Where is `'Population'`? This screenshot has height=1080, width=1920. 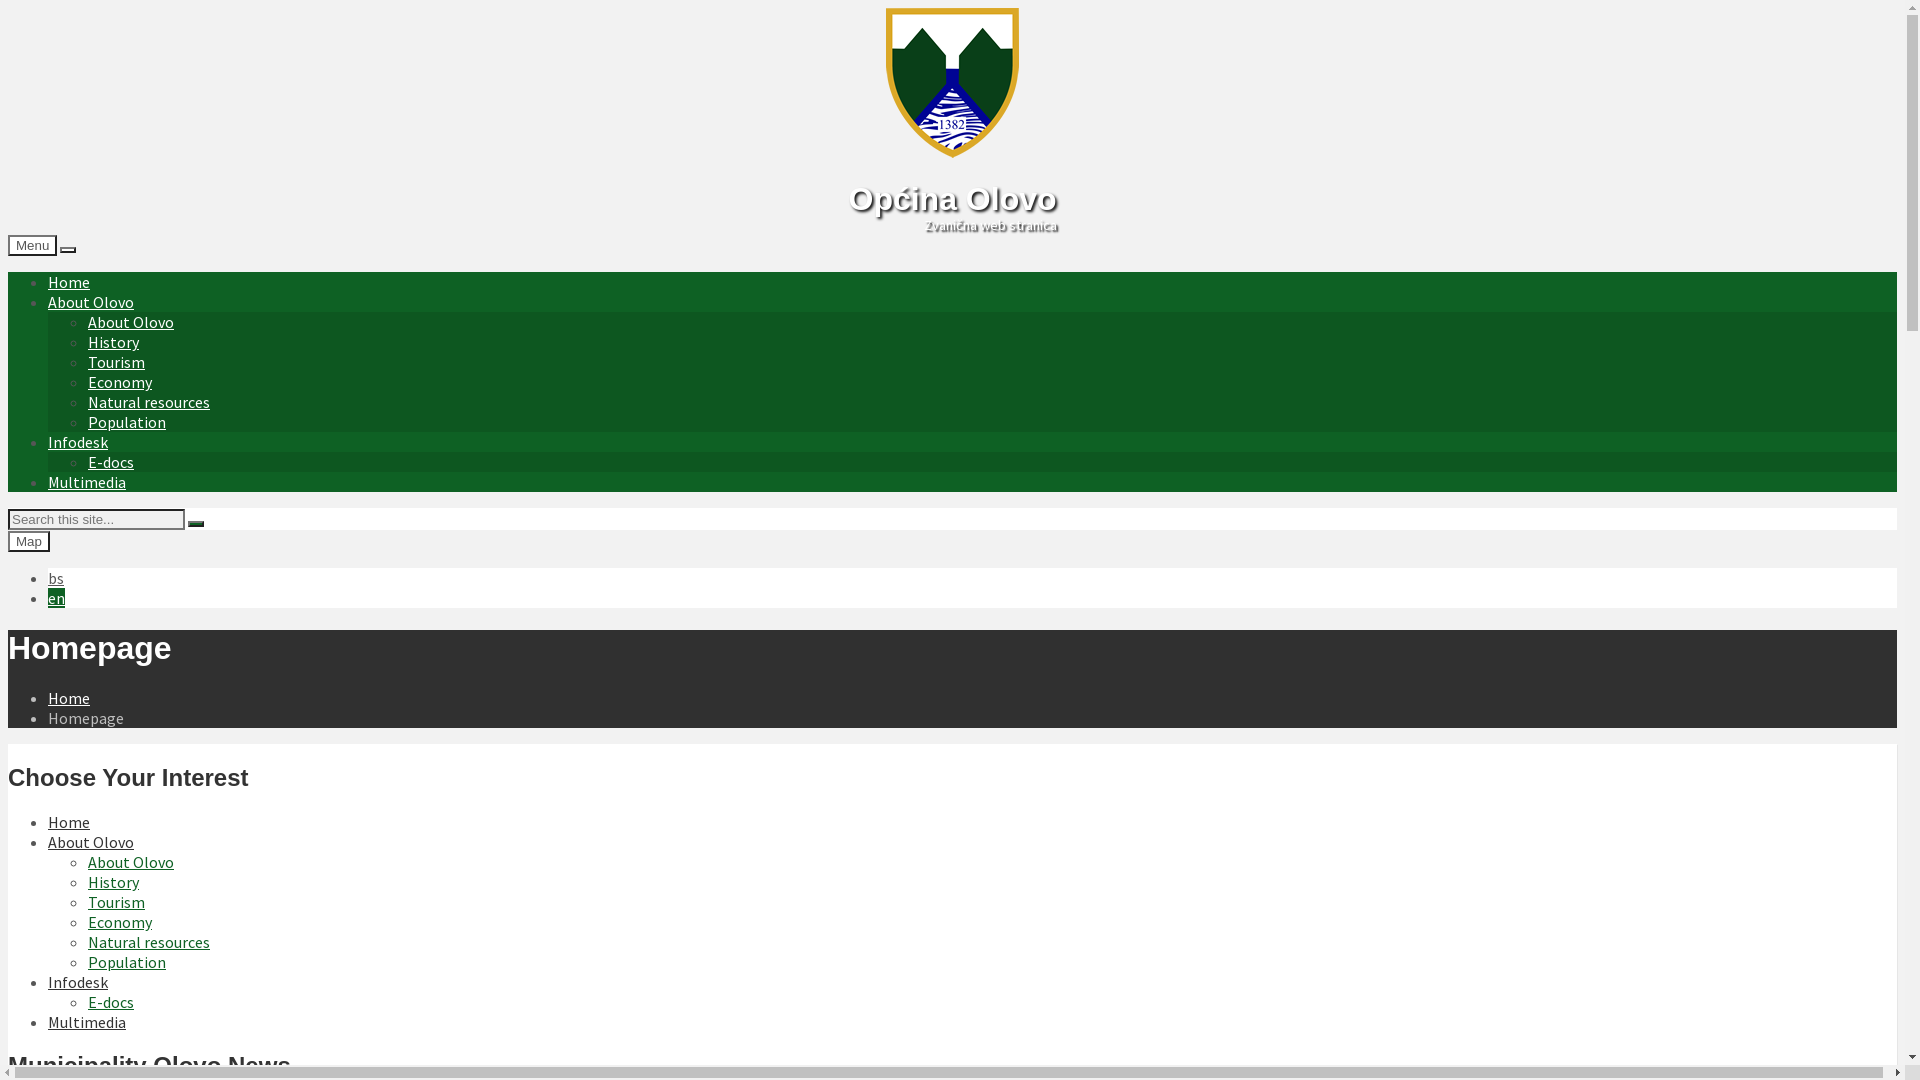 'Population' is located at coordinates (125, 420).